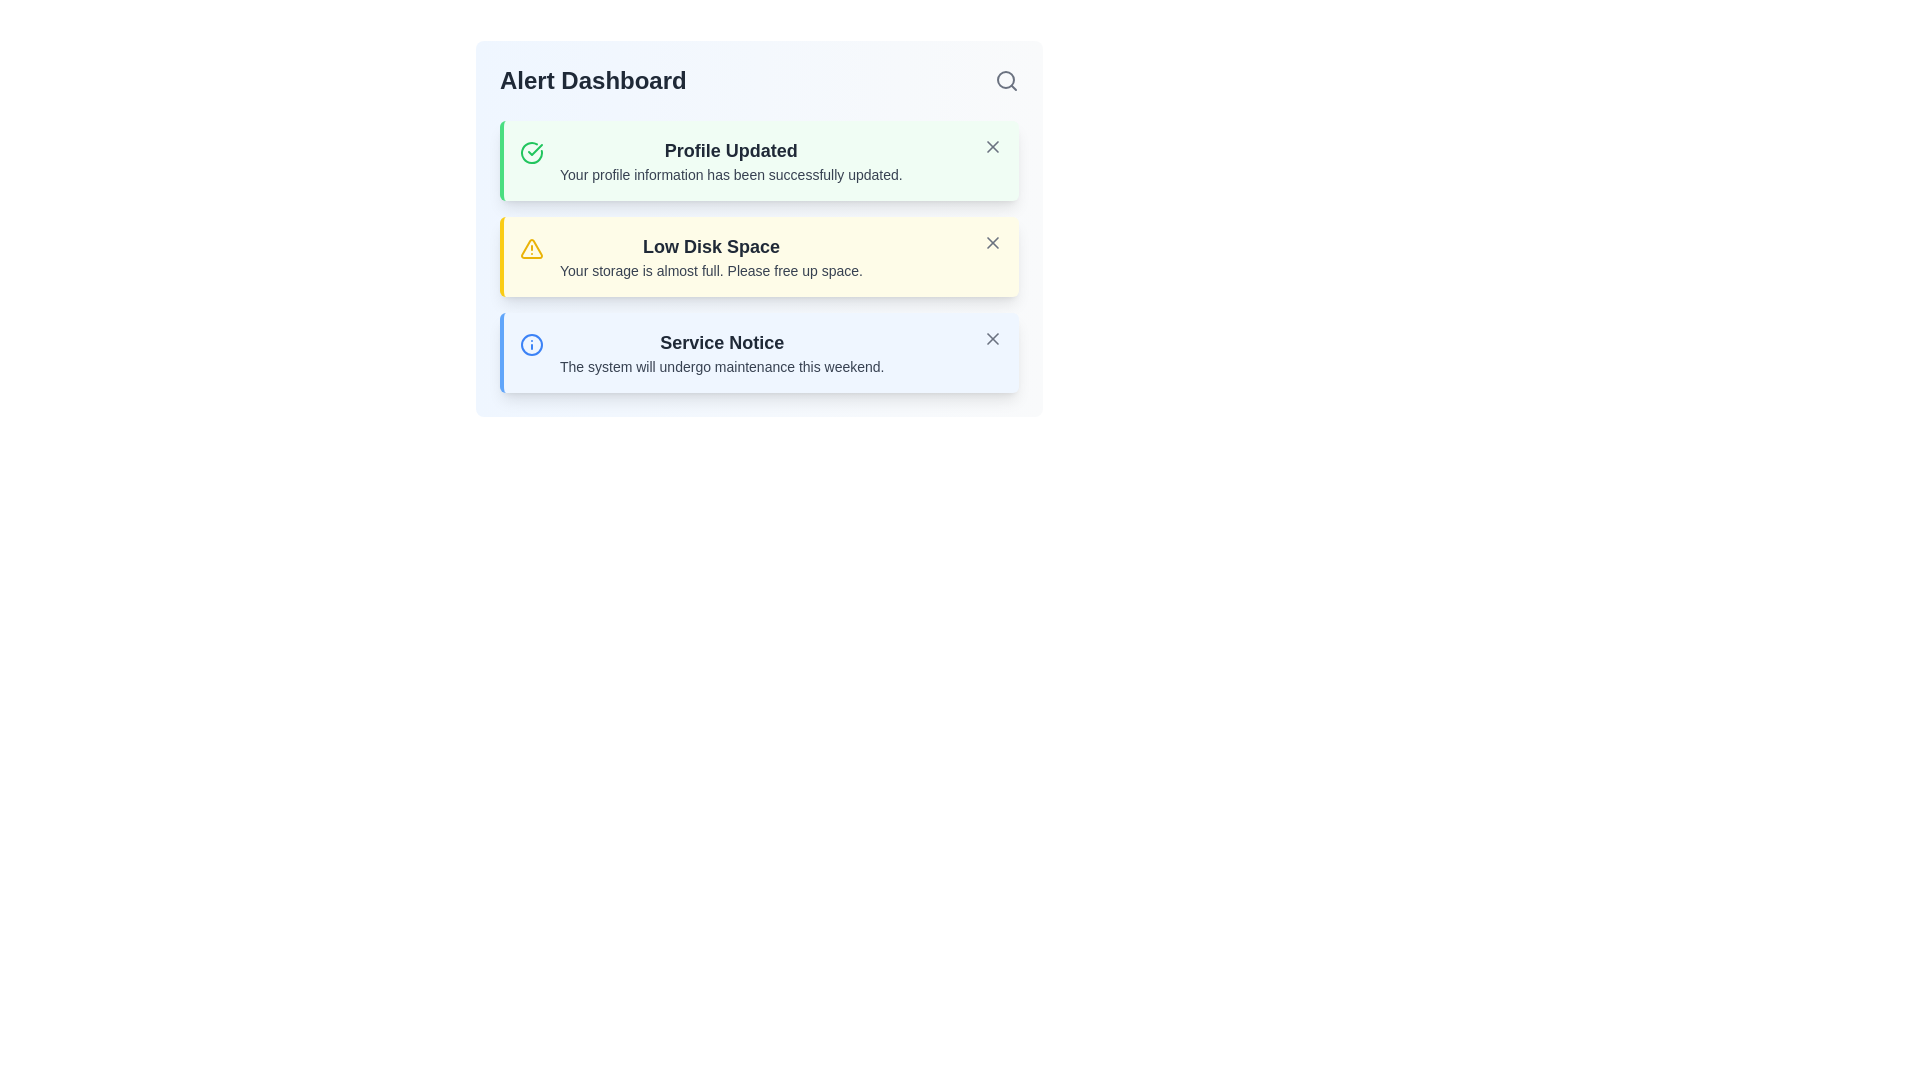 The image size is (1920, 1080). I want to click on the warning icon located to the left of the 'Low Disk Space' message, which is highlighted with a yellow background in the middle notification of the dashboard alerts, so click(532, 247).